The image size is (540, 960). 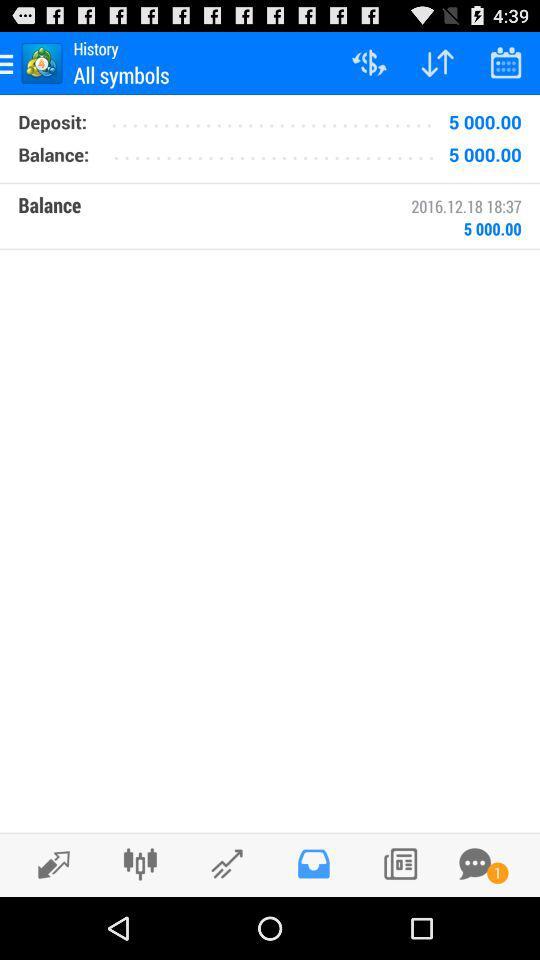 What do you see at coordinates (400, 863) in the screenshot?
I see `open news tab` at bounding box center [400, 863].